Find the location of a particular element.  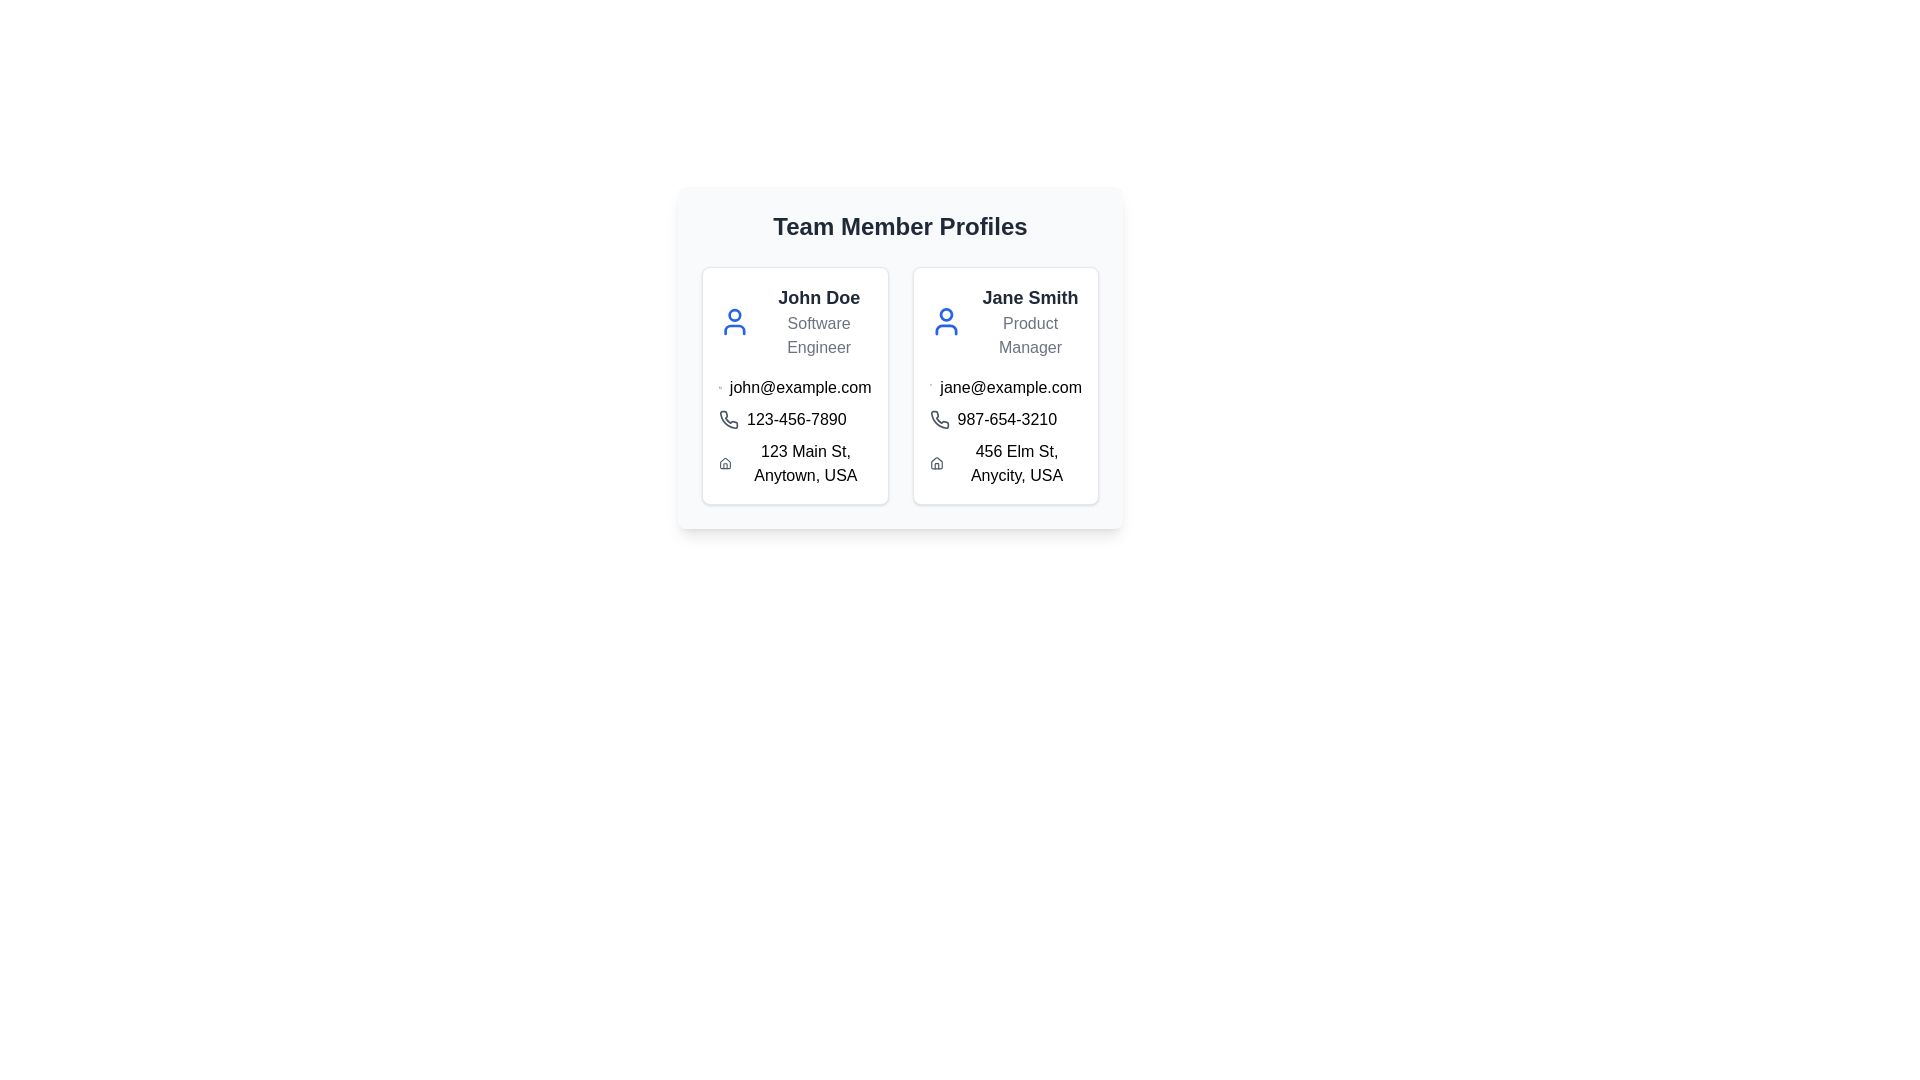

the house icon located on the left side of the address text in 'John Doe' card is located at coordinates (724, 463).